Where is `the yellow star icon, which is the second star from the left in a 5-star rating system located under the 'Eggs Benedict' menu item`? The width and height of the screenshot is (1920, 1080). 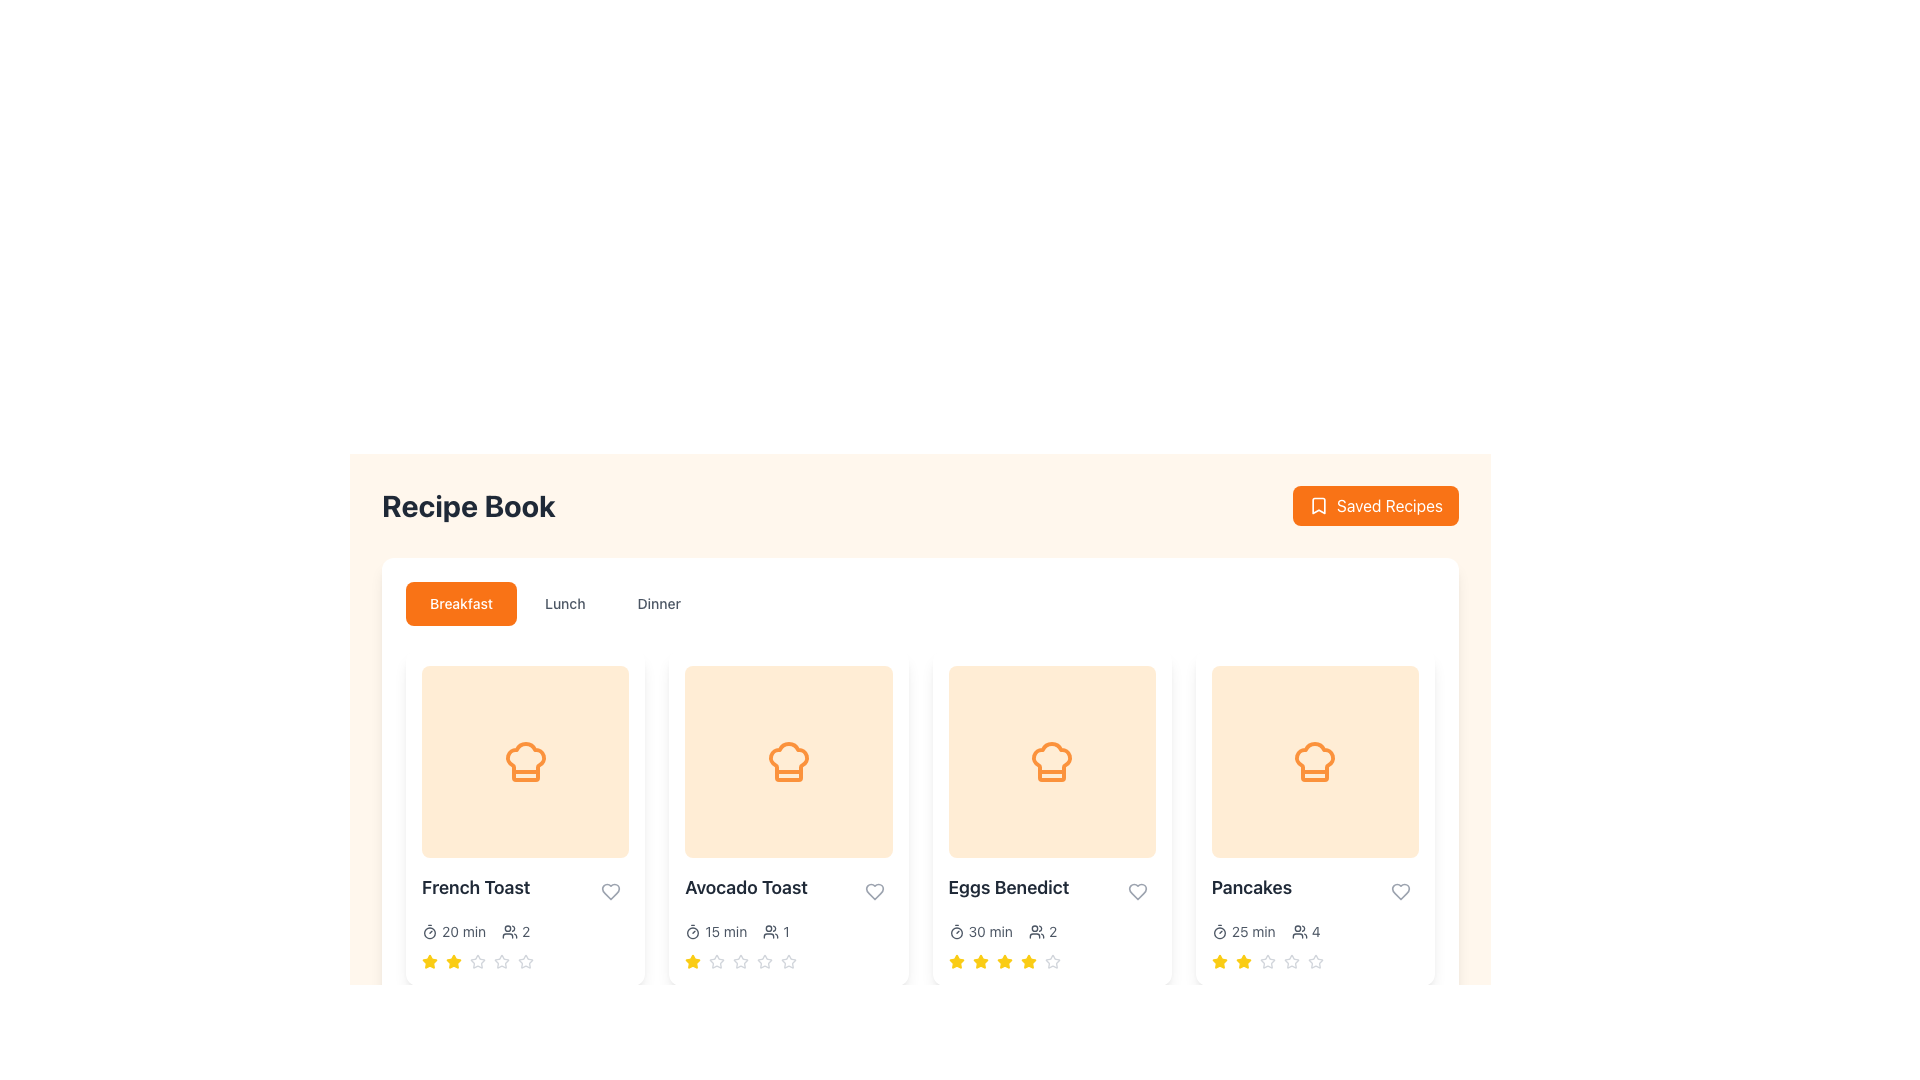 the yellow star icon, which is the second star from the left in a 5-star rating system located under the 'Eggs Benedict' menu item is located at coordinates (955, 960).